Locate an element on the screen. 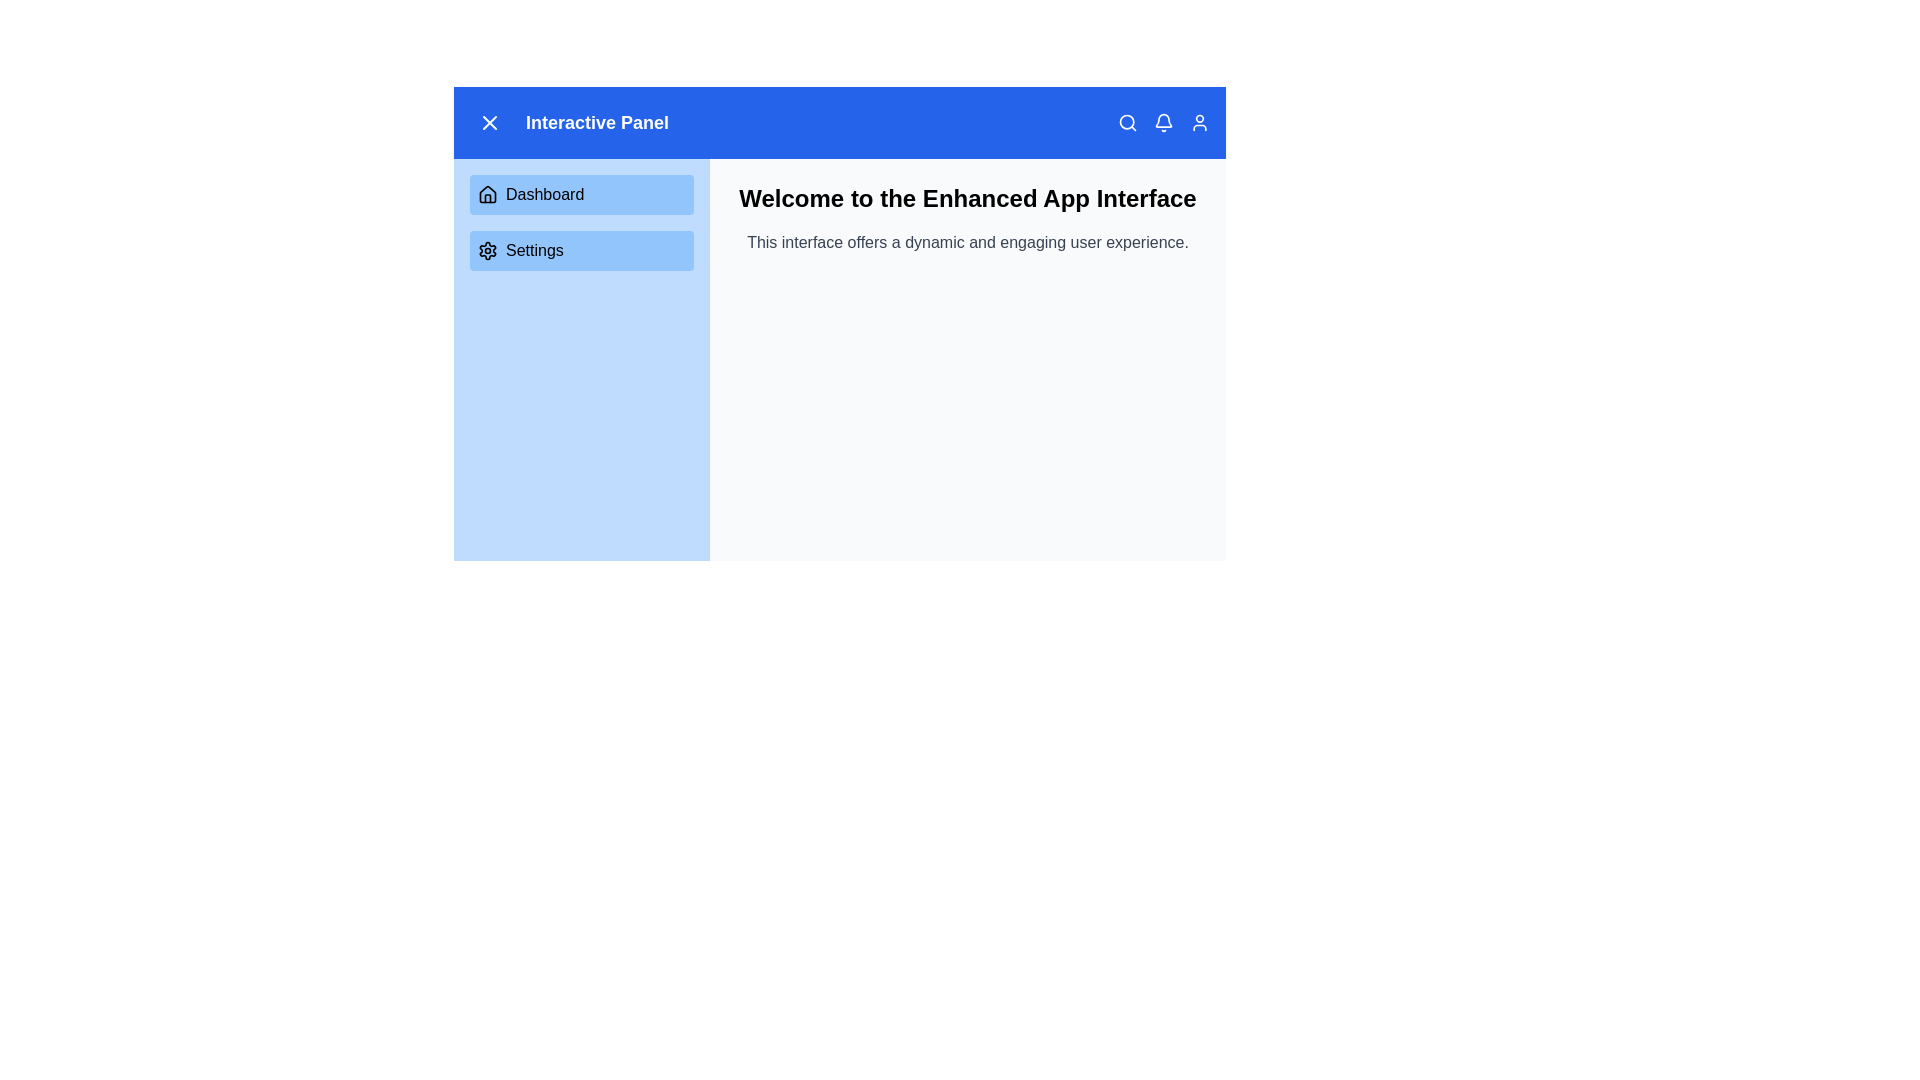  the house icon located in the sidebar menu next to the 'Dashboard' label by clicking on it is located at coordinates (488, 193).